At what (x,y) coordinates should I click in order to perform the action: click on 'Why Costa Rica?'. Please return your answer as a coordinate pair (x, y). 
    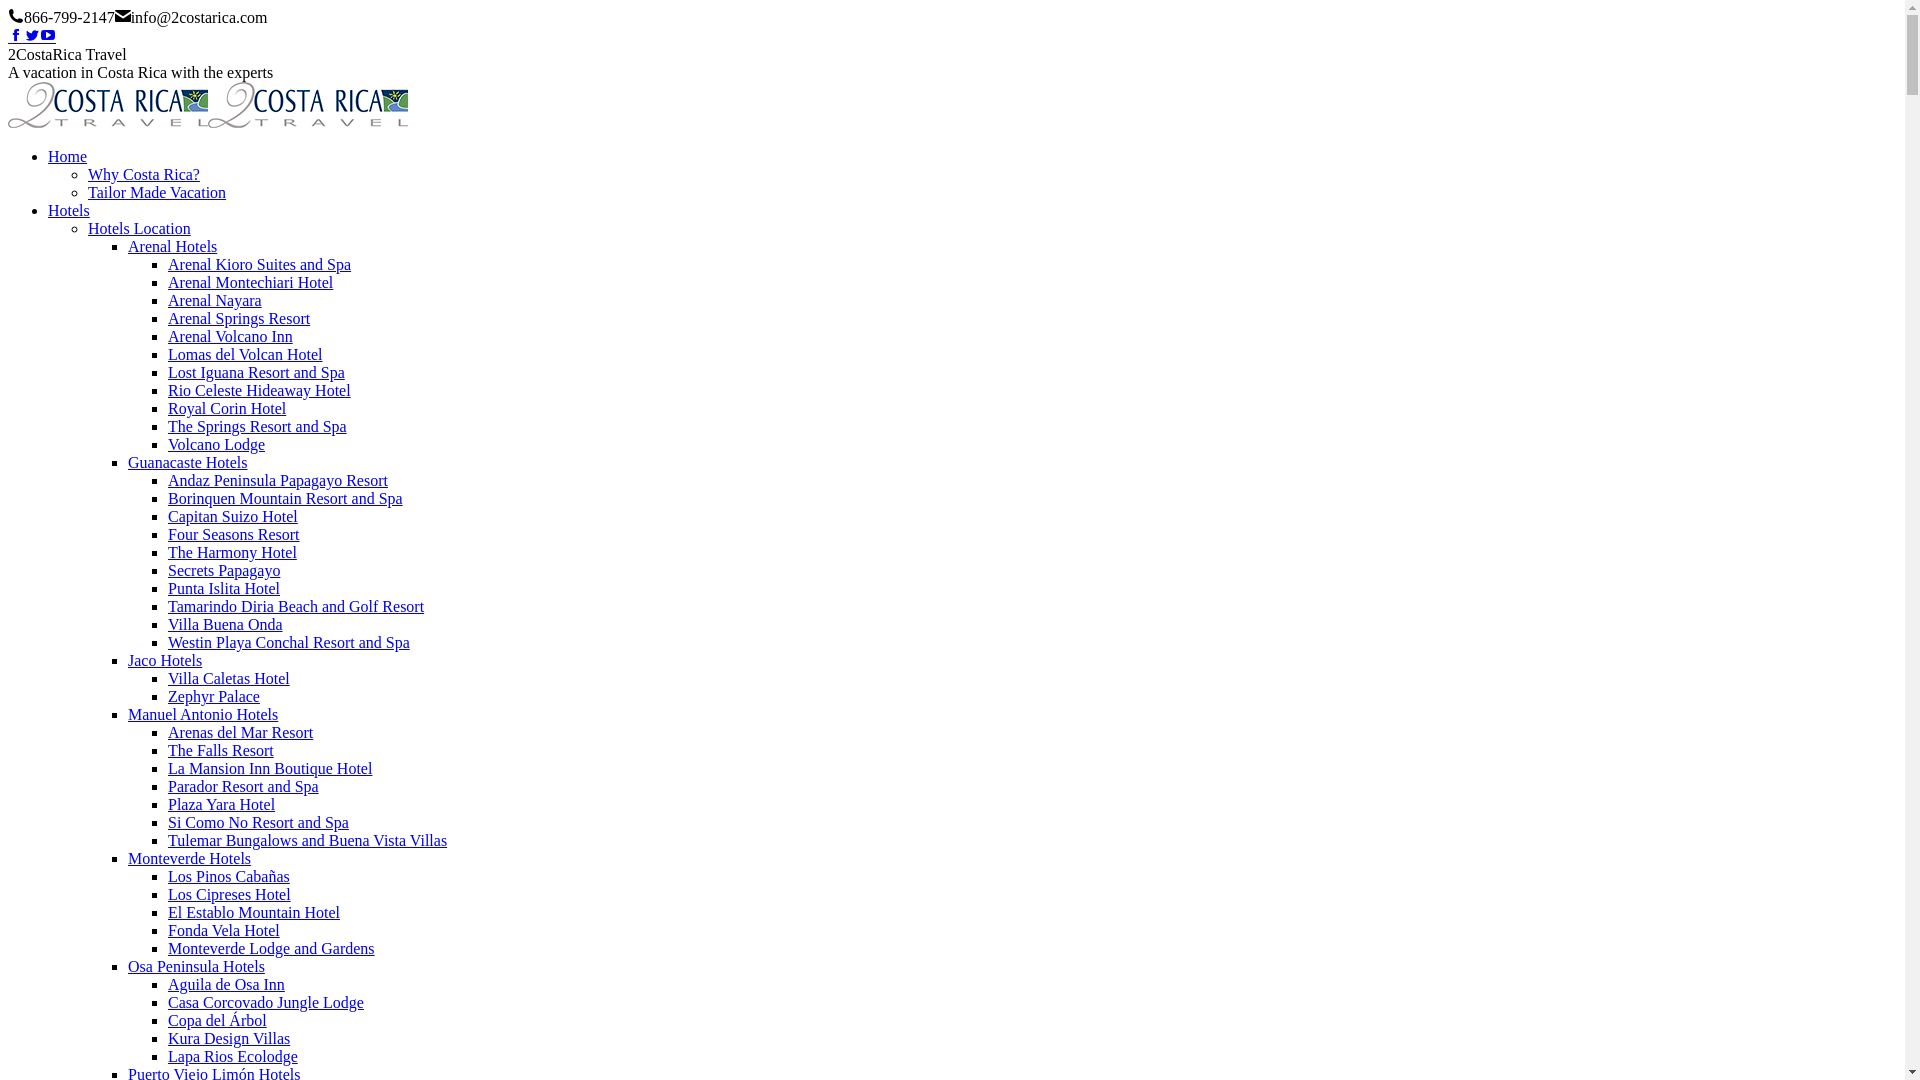
    Looking at the image, I should click on (143, 173).